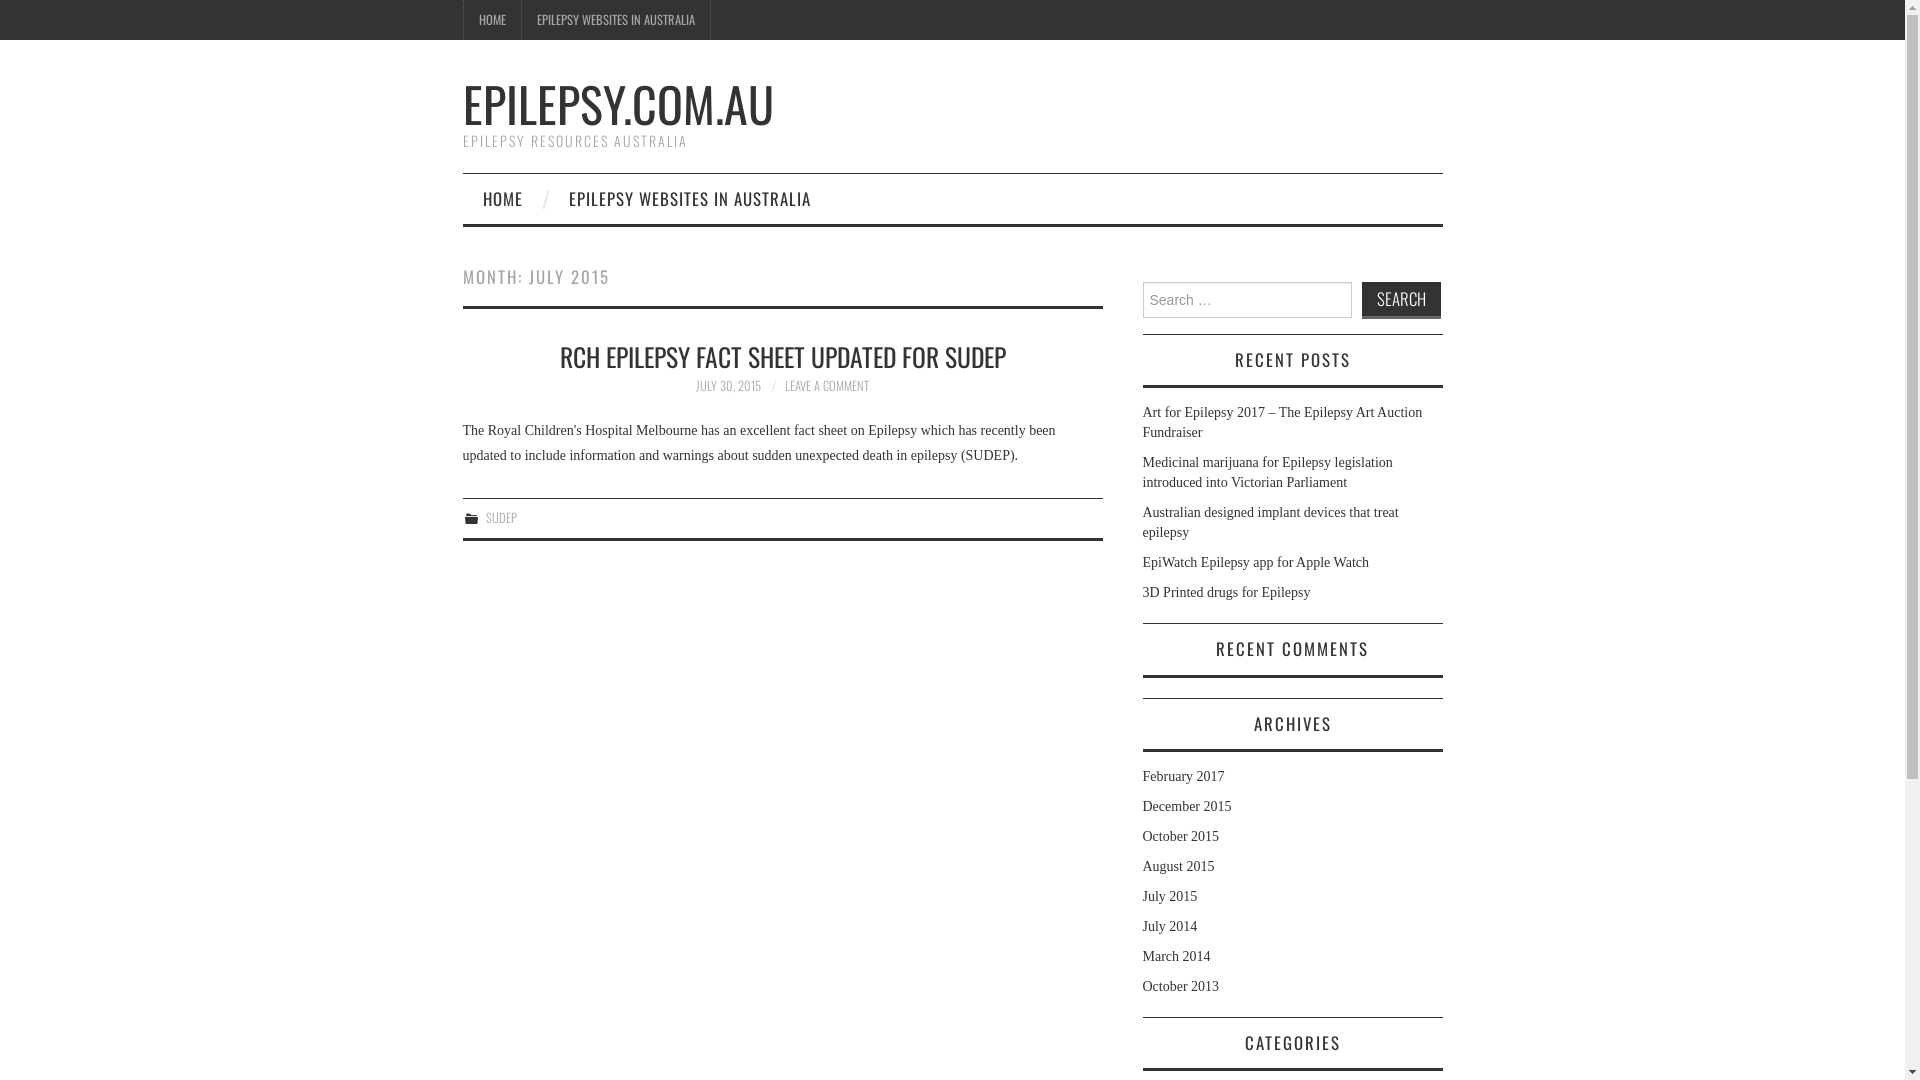  What do you see at coordinates (616, 103) in the screenshot?
I see `'EPILEPSY.COM.AU'` at bounding box center [616, 103].